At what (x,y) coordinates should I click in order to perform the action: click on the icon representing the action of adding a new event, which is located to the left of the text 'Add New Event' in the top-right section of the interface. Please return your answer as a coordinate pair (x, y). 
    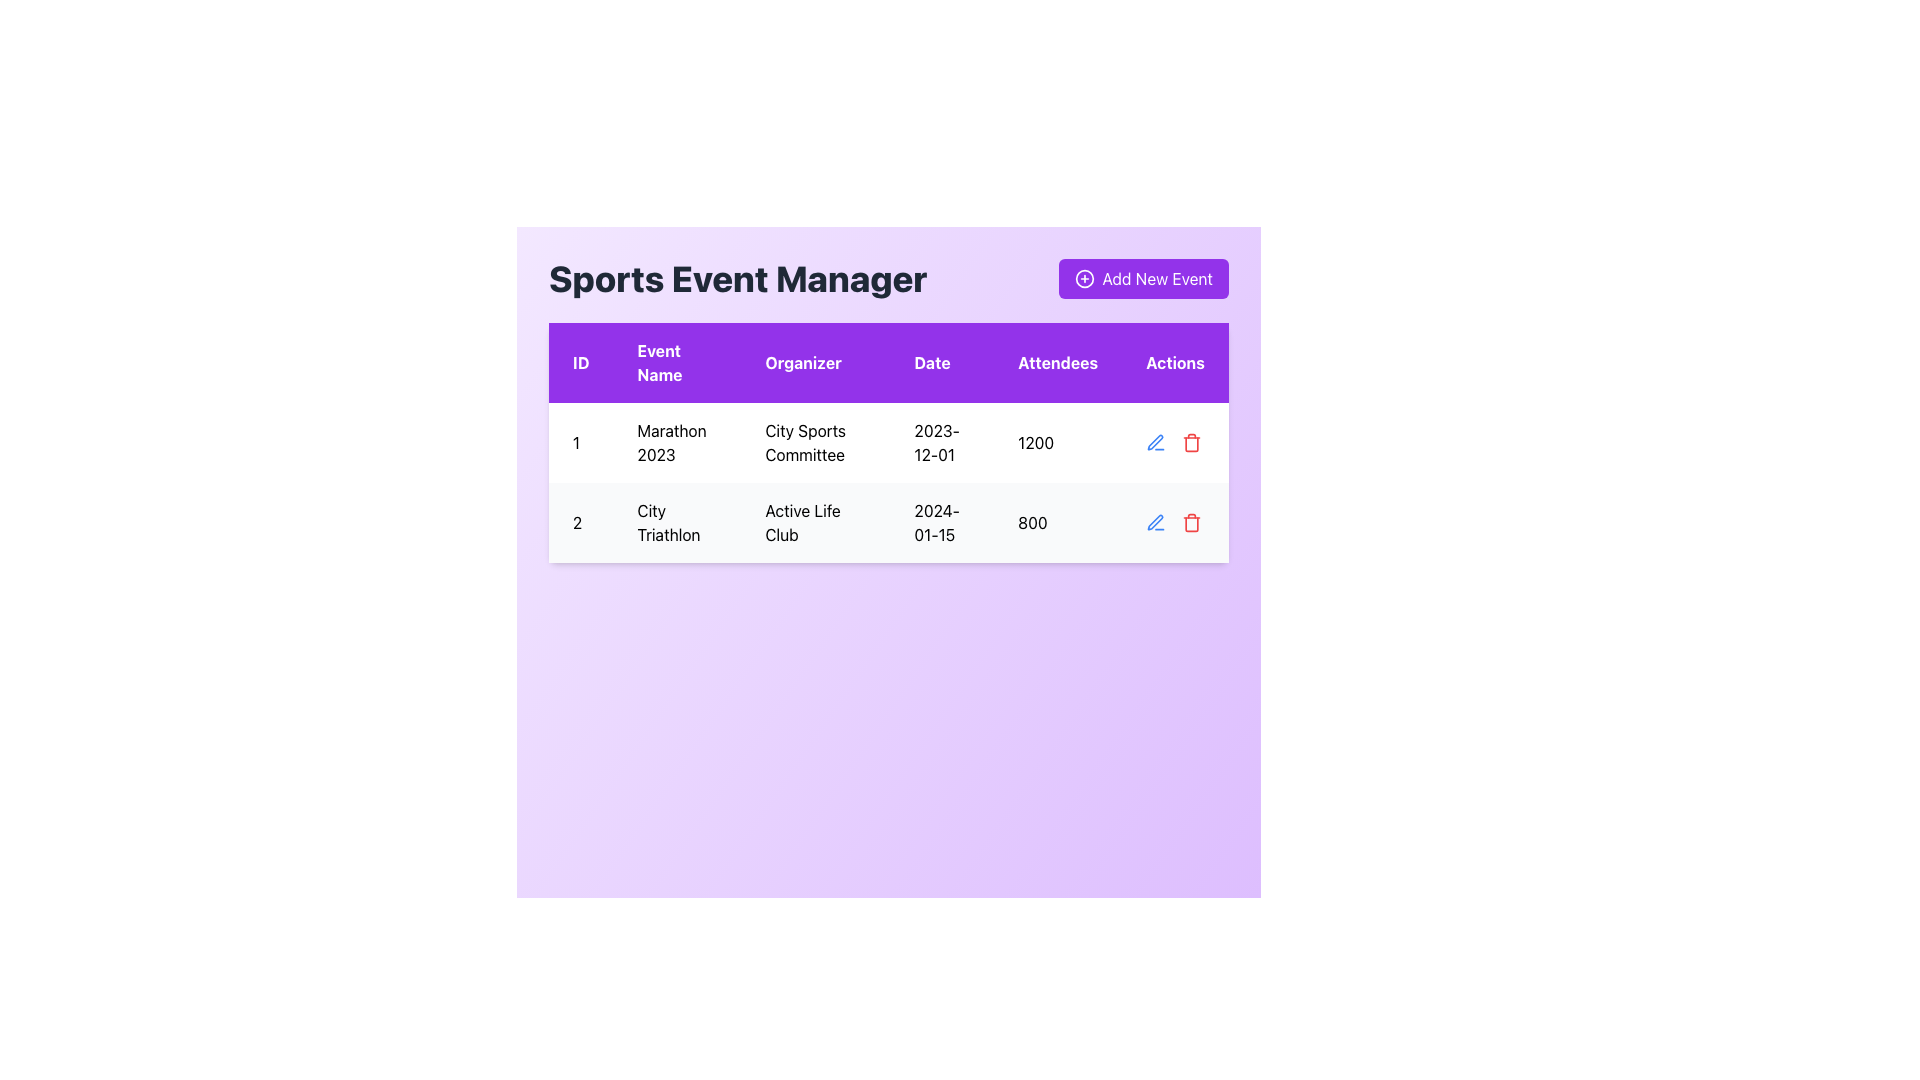
    Looking at the image, I should click on (1083, 278).